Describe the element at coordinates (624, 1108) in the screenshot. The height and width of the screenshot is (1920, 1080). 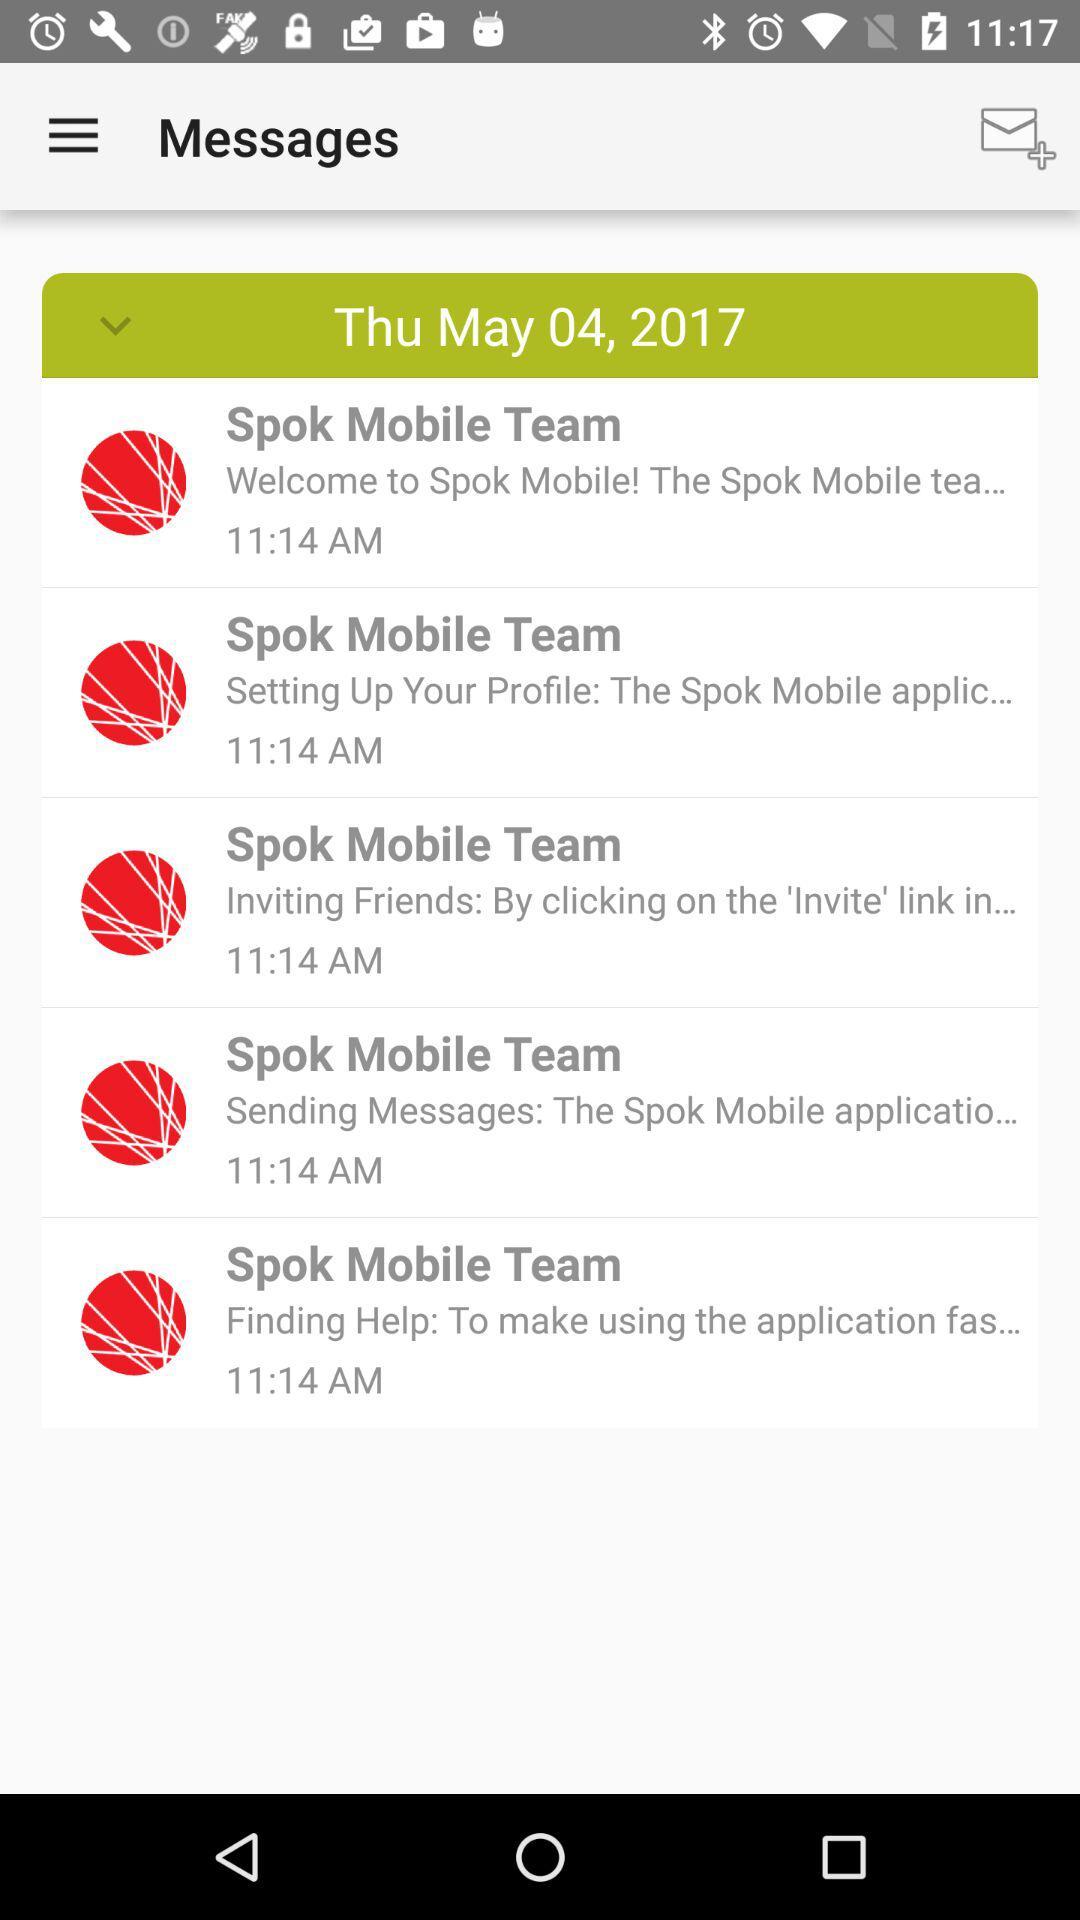
I see `the item above 11:14 am icon` at that location.